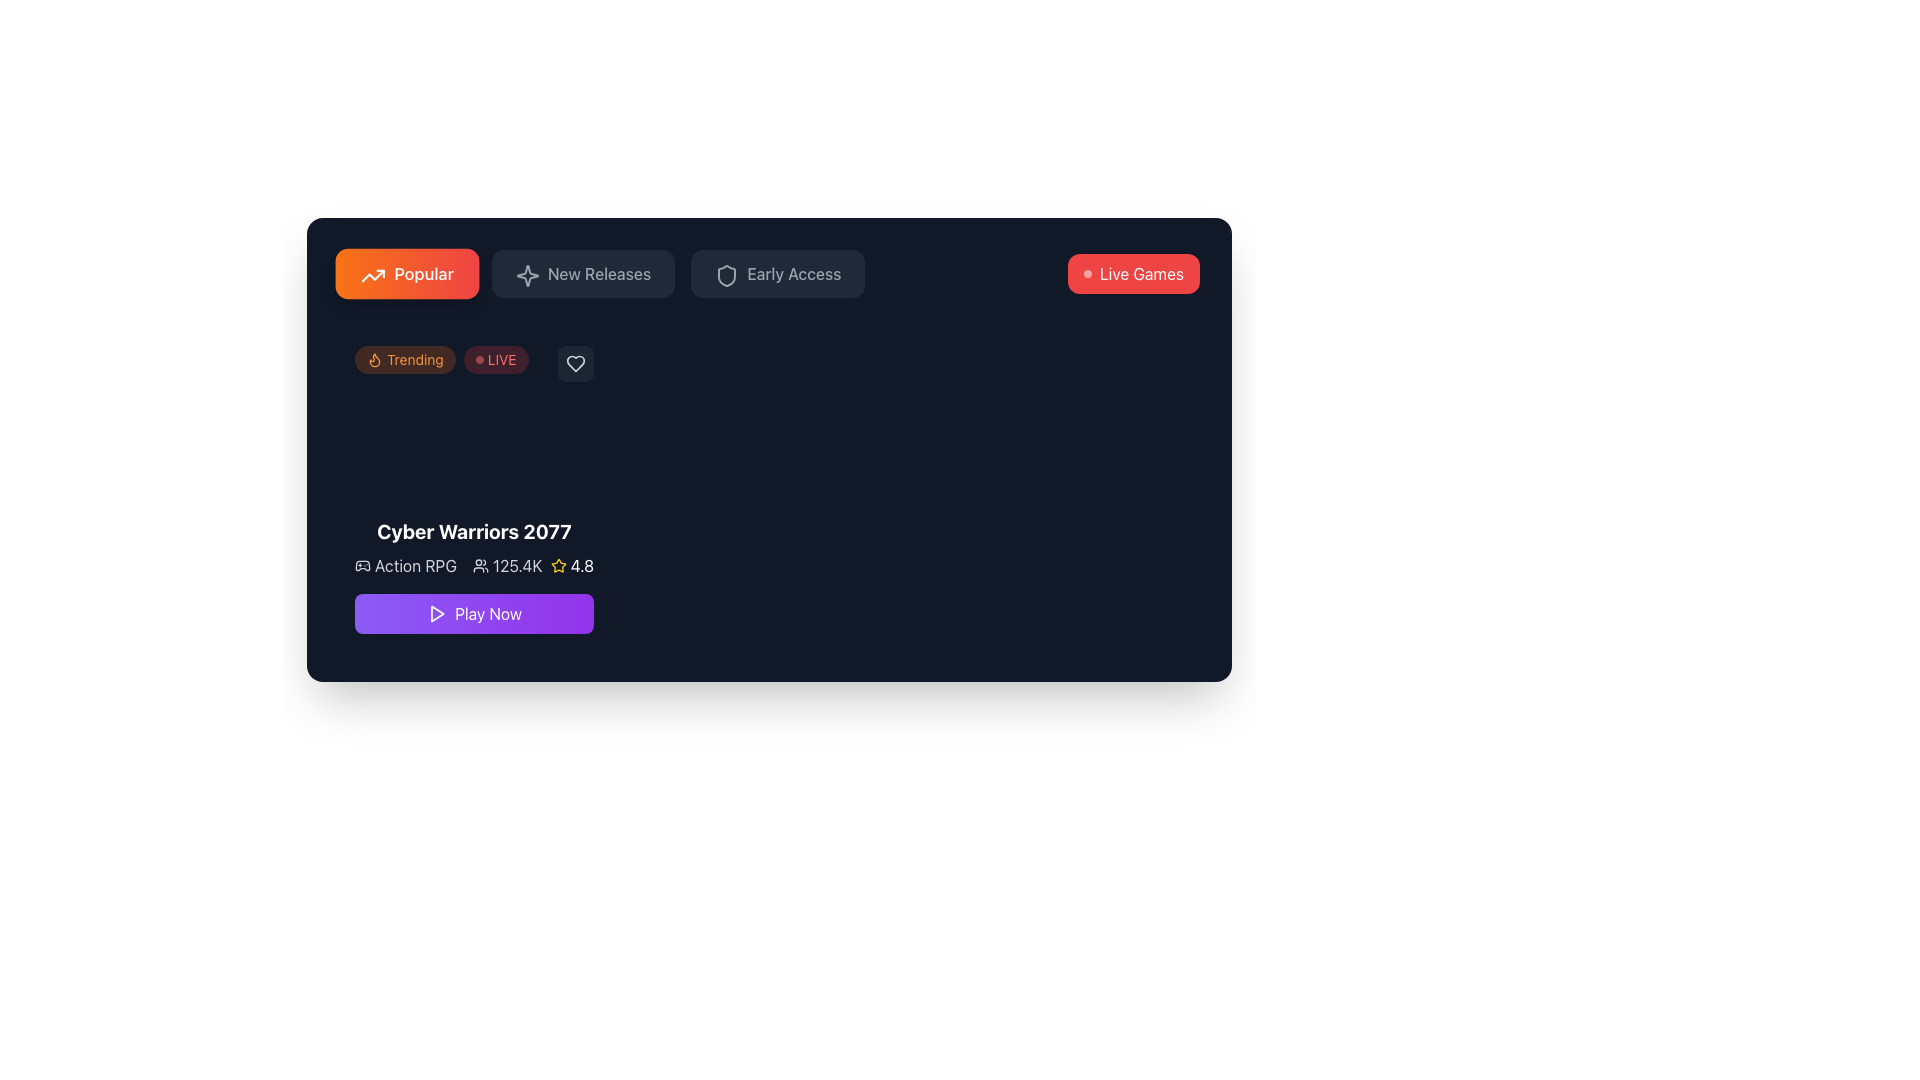  I want to click on the 'Early Access' button in the Navigation Bar, so click(768, 273).